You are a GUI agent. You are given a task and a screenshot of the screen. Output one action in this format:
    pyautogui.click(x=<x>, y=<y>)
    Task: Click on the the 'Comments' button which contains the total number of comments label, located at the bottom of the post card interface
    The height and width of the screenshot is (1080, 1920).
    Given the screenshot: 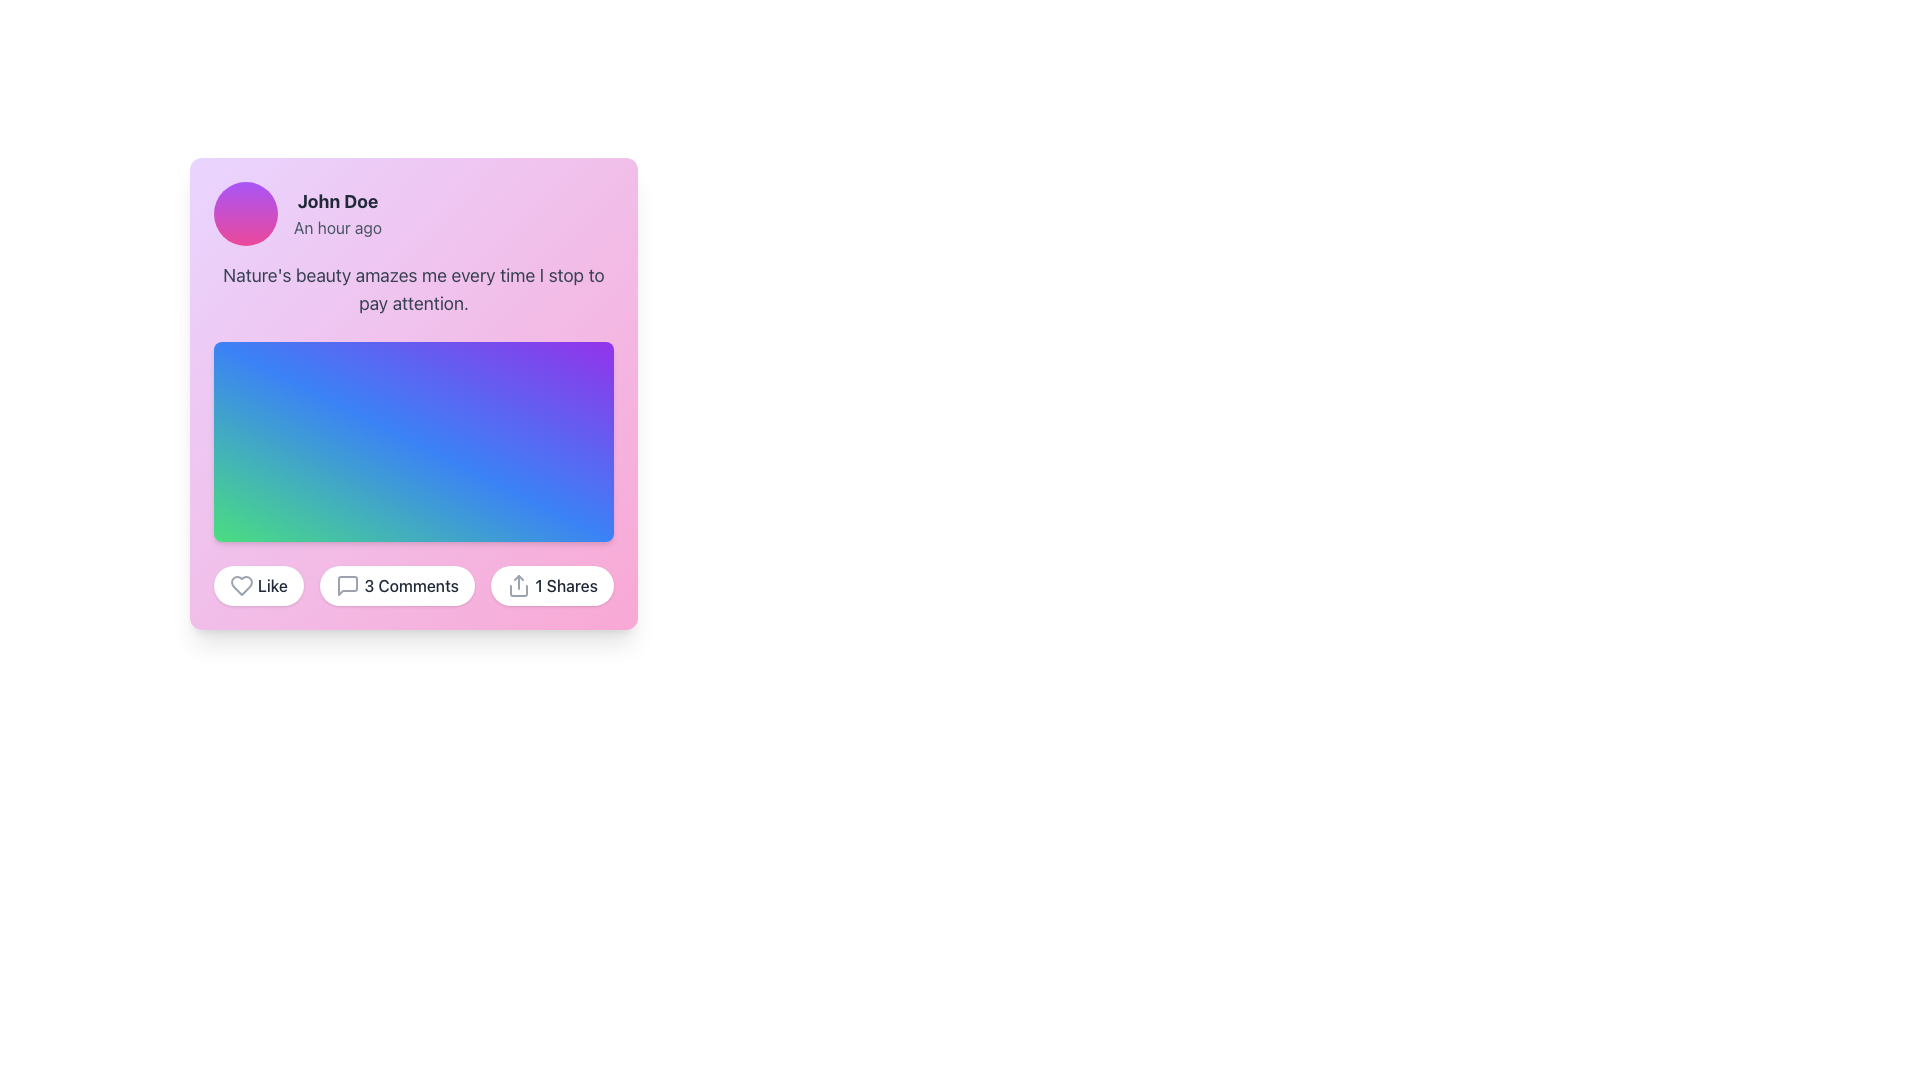 What is the action you would take?
    pyautogui.click(x=410, y=585)
    